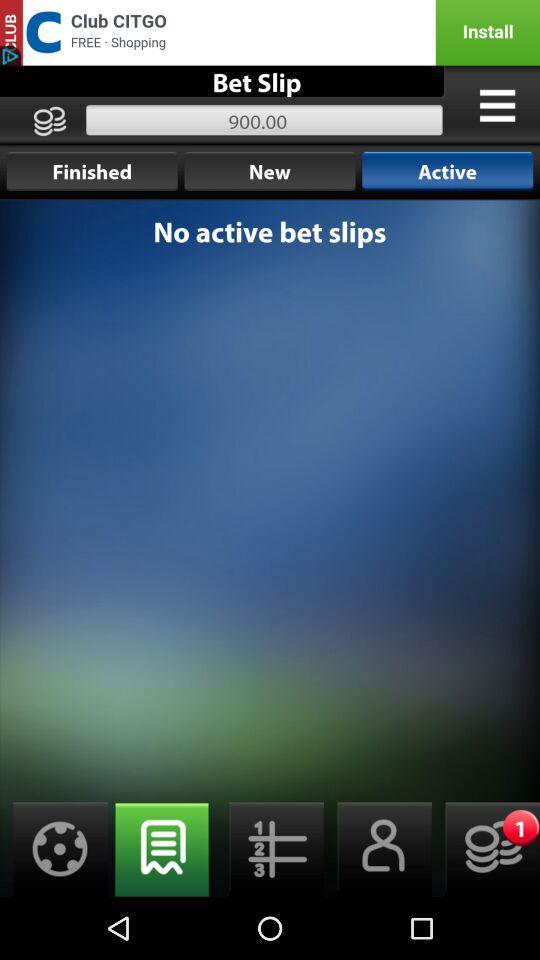 Image resolution: width=540 pixels, height=960 pixels. I want to click on menu, so click(496, 105).